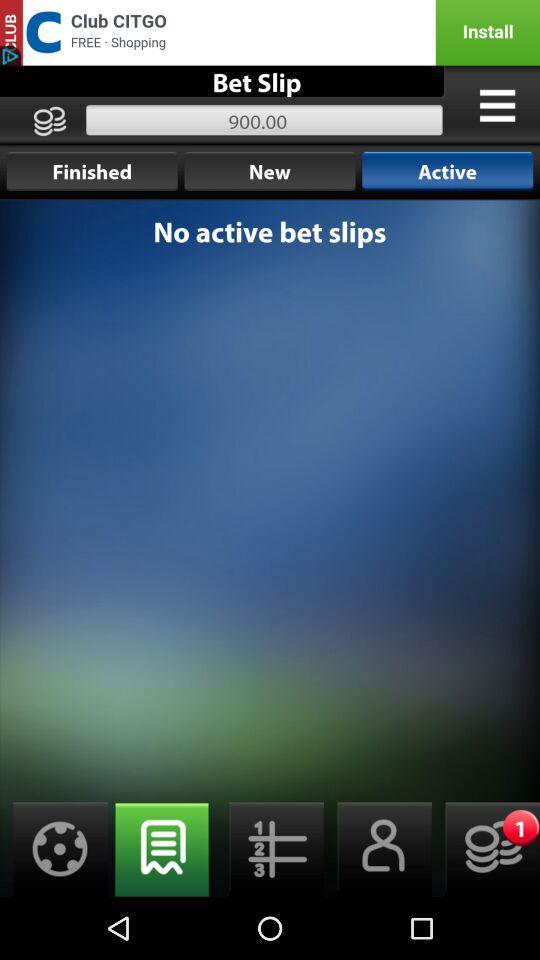 Image resolution: width=540 pixels, height=960 pixels. I want to click on menu, so click(496, 105).